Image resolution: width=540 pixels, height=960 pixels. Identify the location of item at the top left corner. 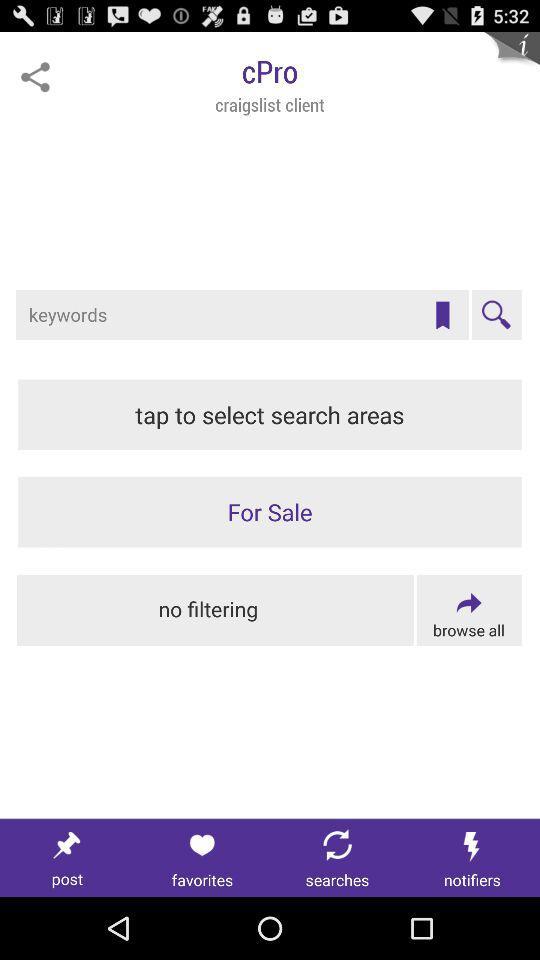
(35, 77).